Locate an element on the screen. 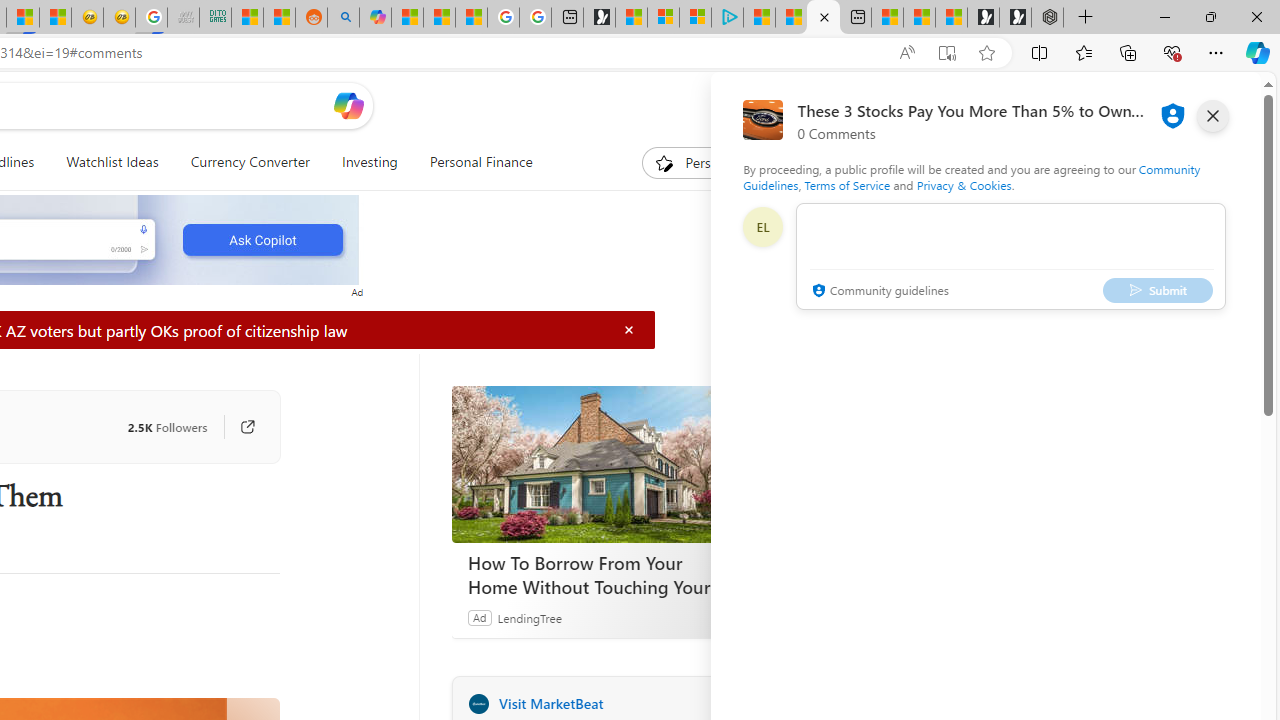 This screenshot has width=1280, height=720. 'Currency Converter' is located at coordinates (248, 162).